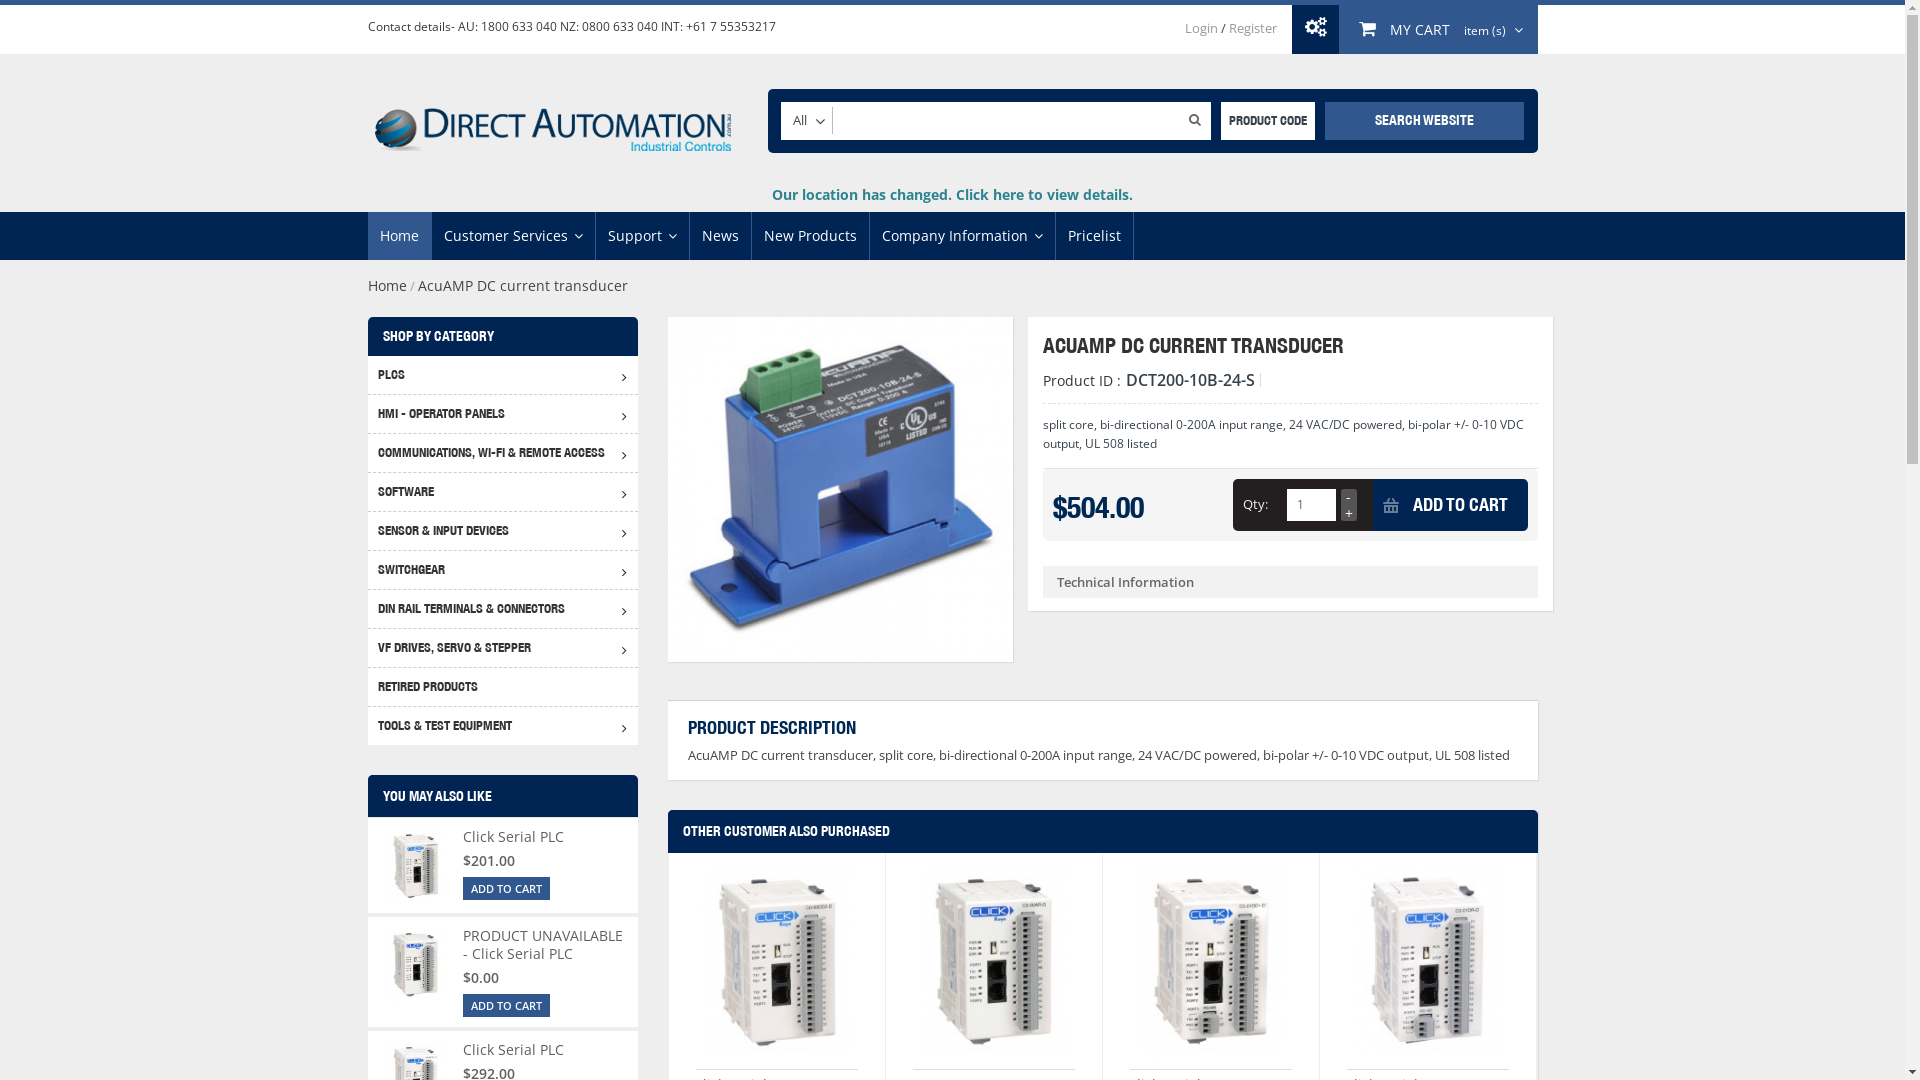 The width and height of the screenshot is (1920, 1080). What do you see at coordinates (399, 234) in the screenshot?
I see `'Home'` at bounding box center [399, 234].